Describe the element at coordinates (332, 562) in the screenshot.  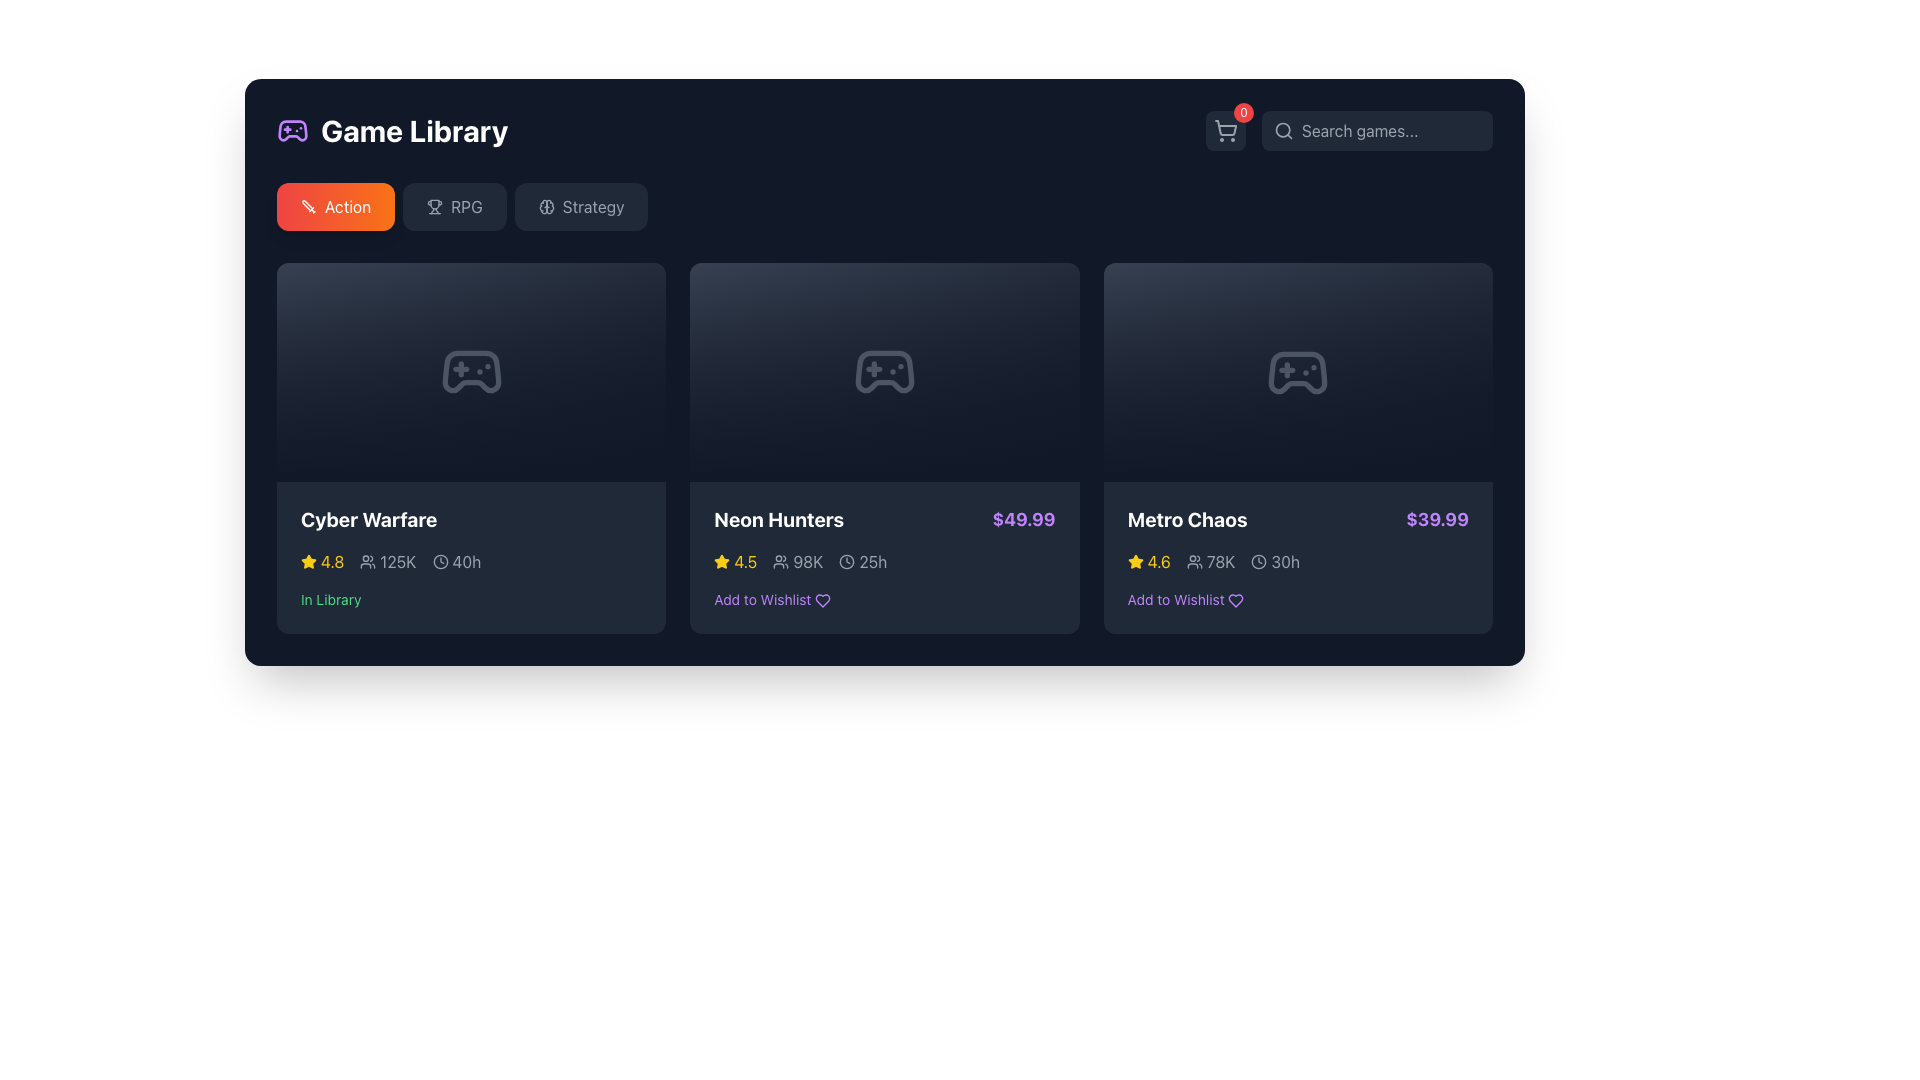
I see `the user rating display text label of the Cyber Warfare product located in the lower-left corner of the product card` at that location.